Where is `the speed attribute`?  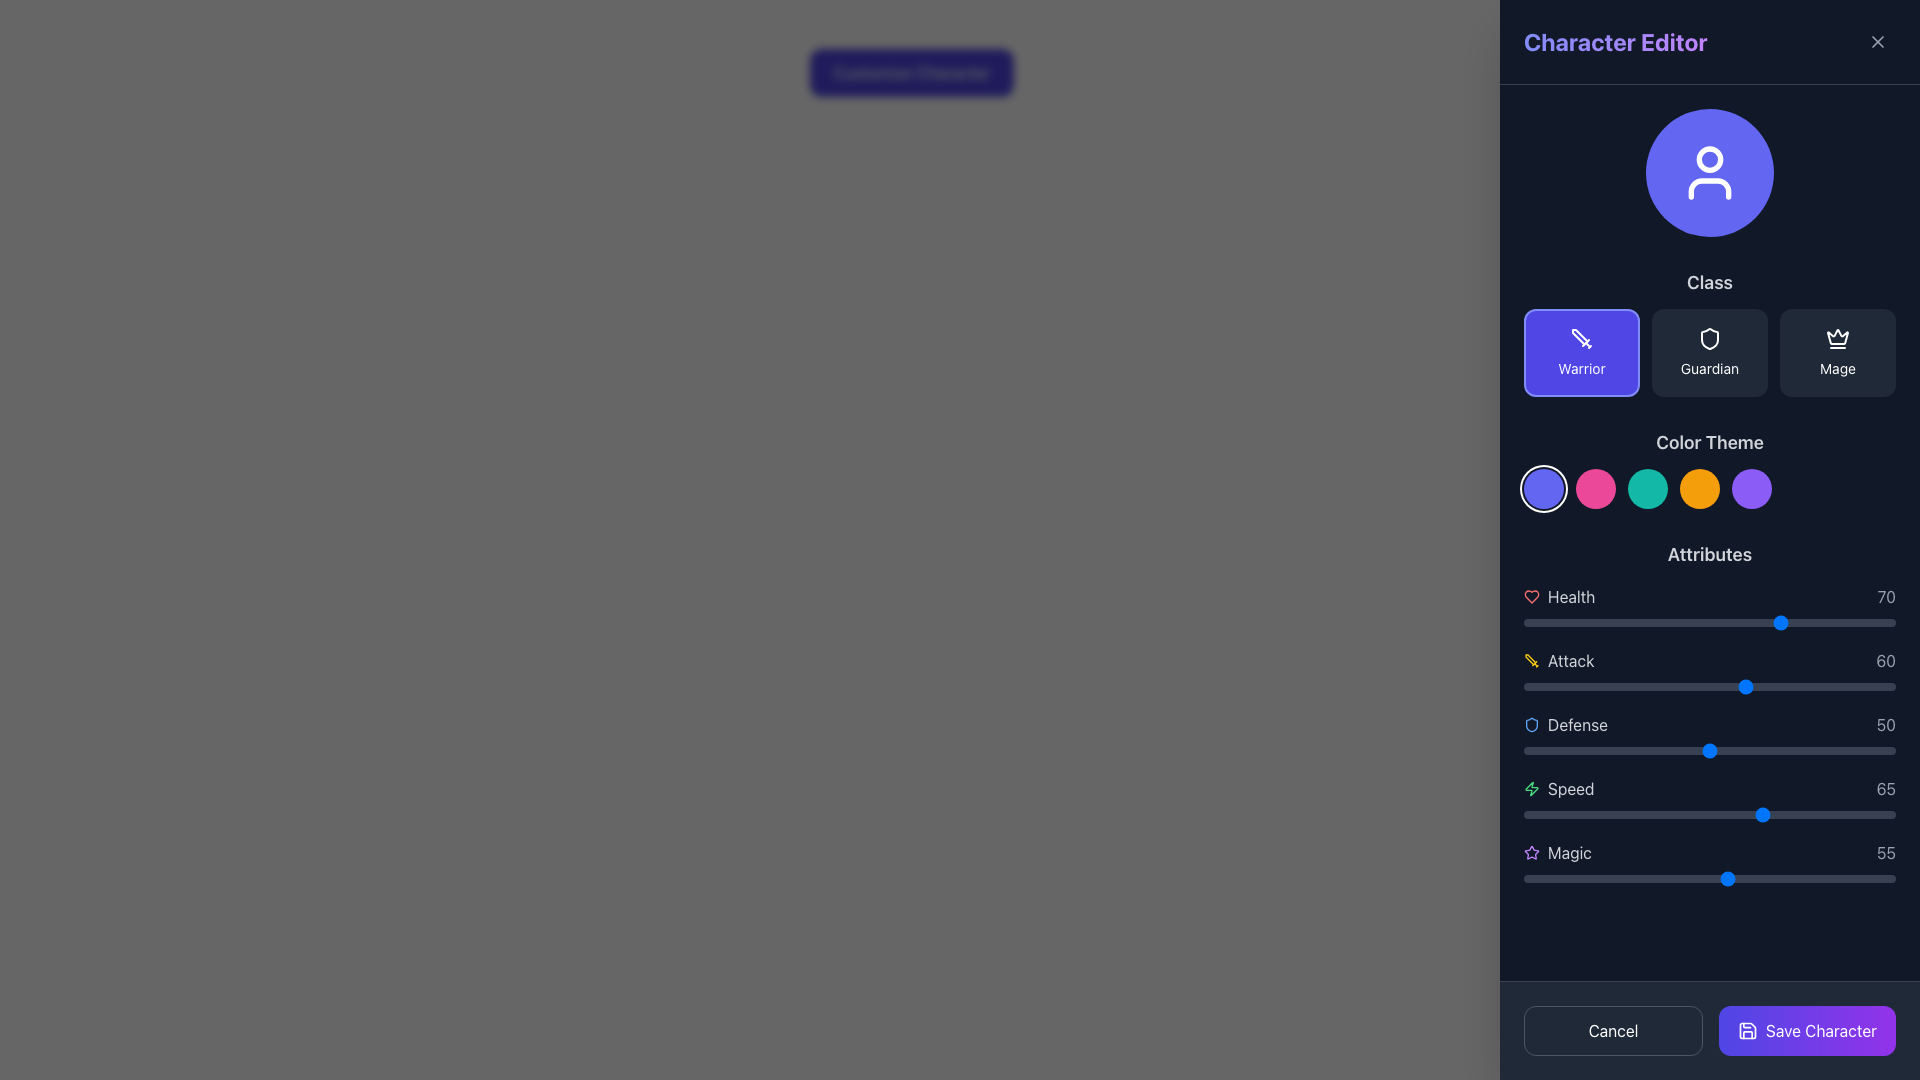 the speed attribute is located at coordinates (1690, 814).